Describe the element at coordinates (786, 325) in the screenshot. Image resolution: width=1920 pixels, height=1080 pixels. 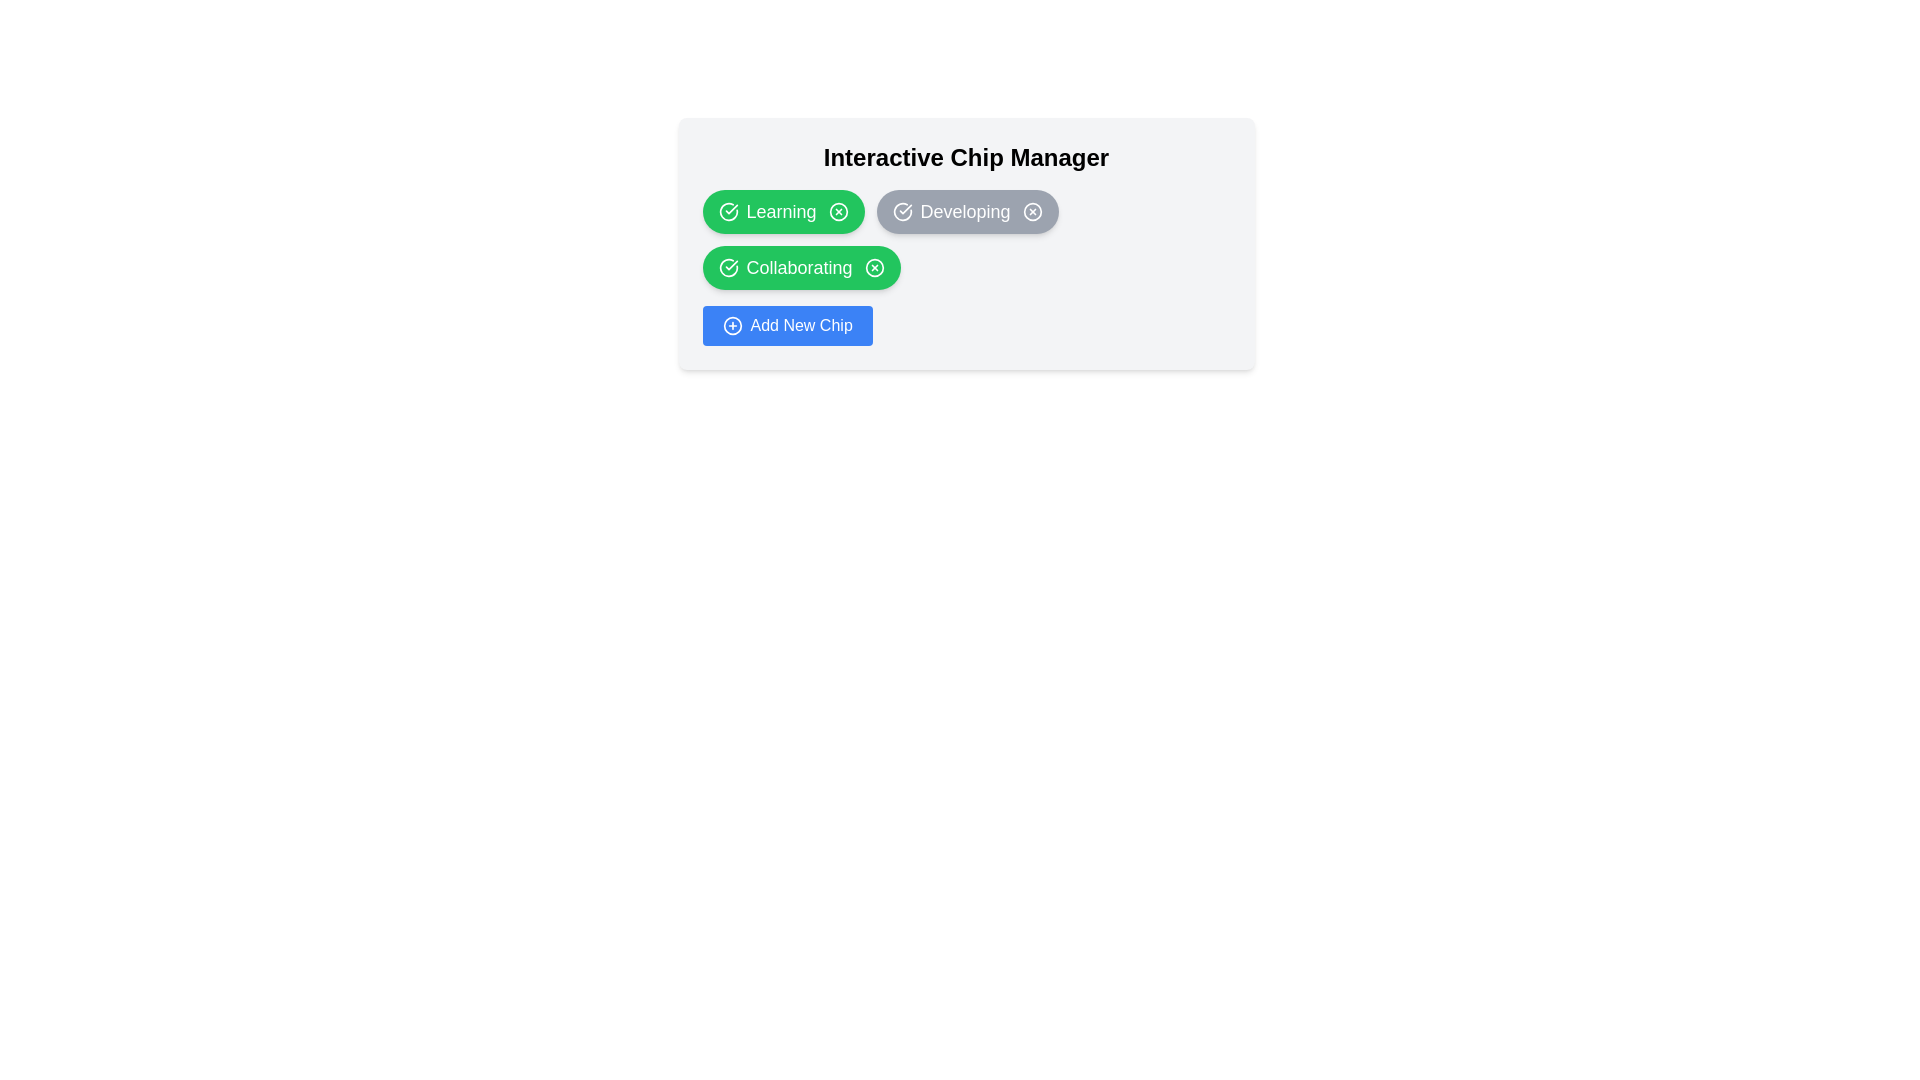
I see `the blue rectangular button labeled 'Add New Chip' for keyboard navigation` at that location.